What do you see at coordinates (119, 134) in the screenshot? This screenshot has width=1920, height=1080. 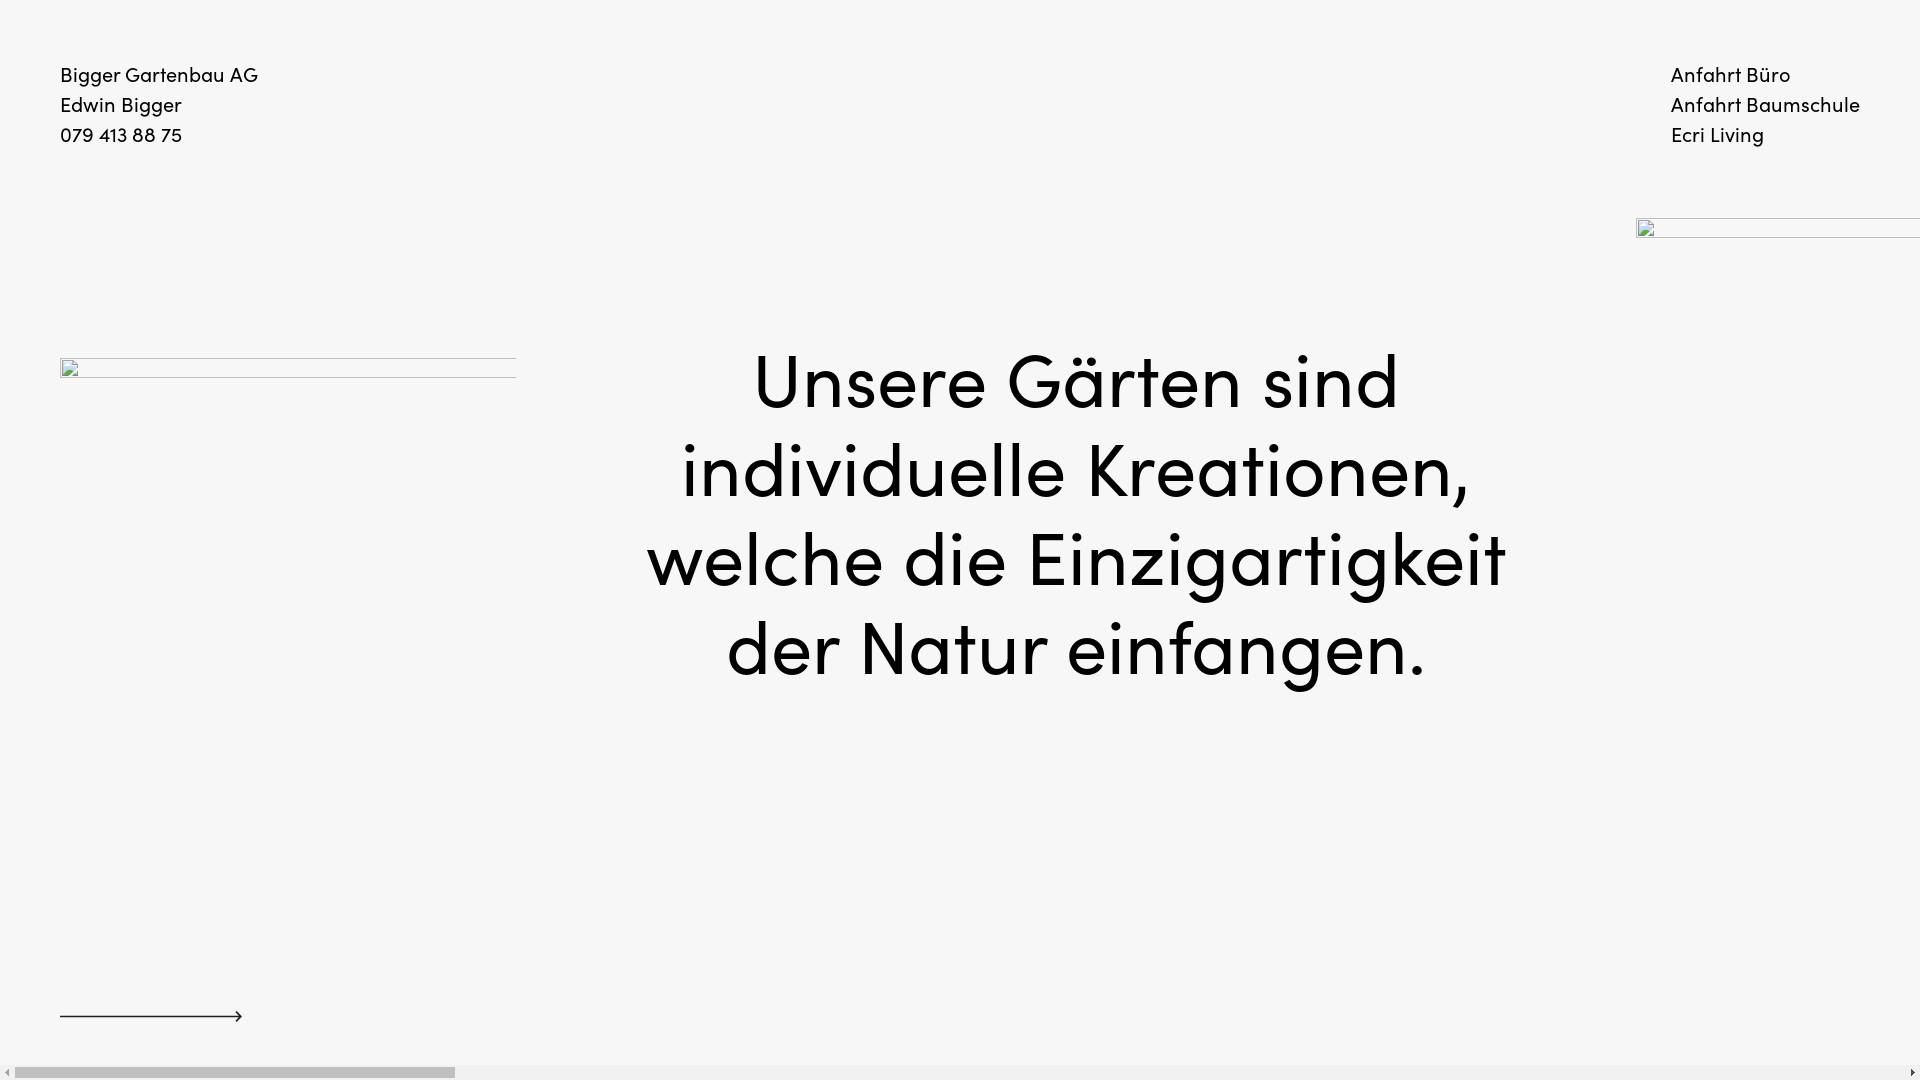 I see `'079 413 88 75'` at bounding box center [119, 134].